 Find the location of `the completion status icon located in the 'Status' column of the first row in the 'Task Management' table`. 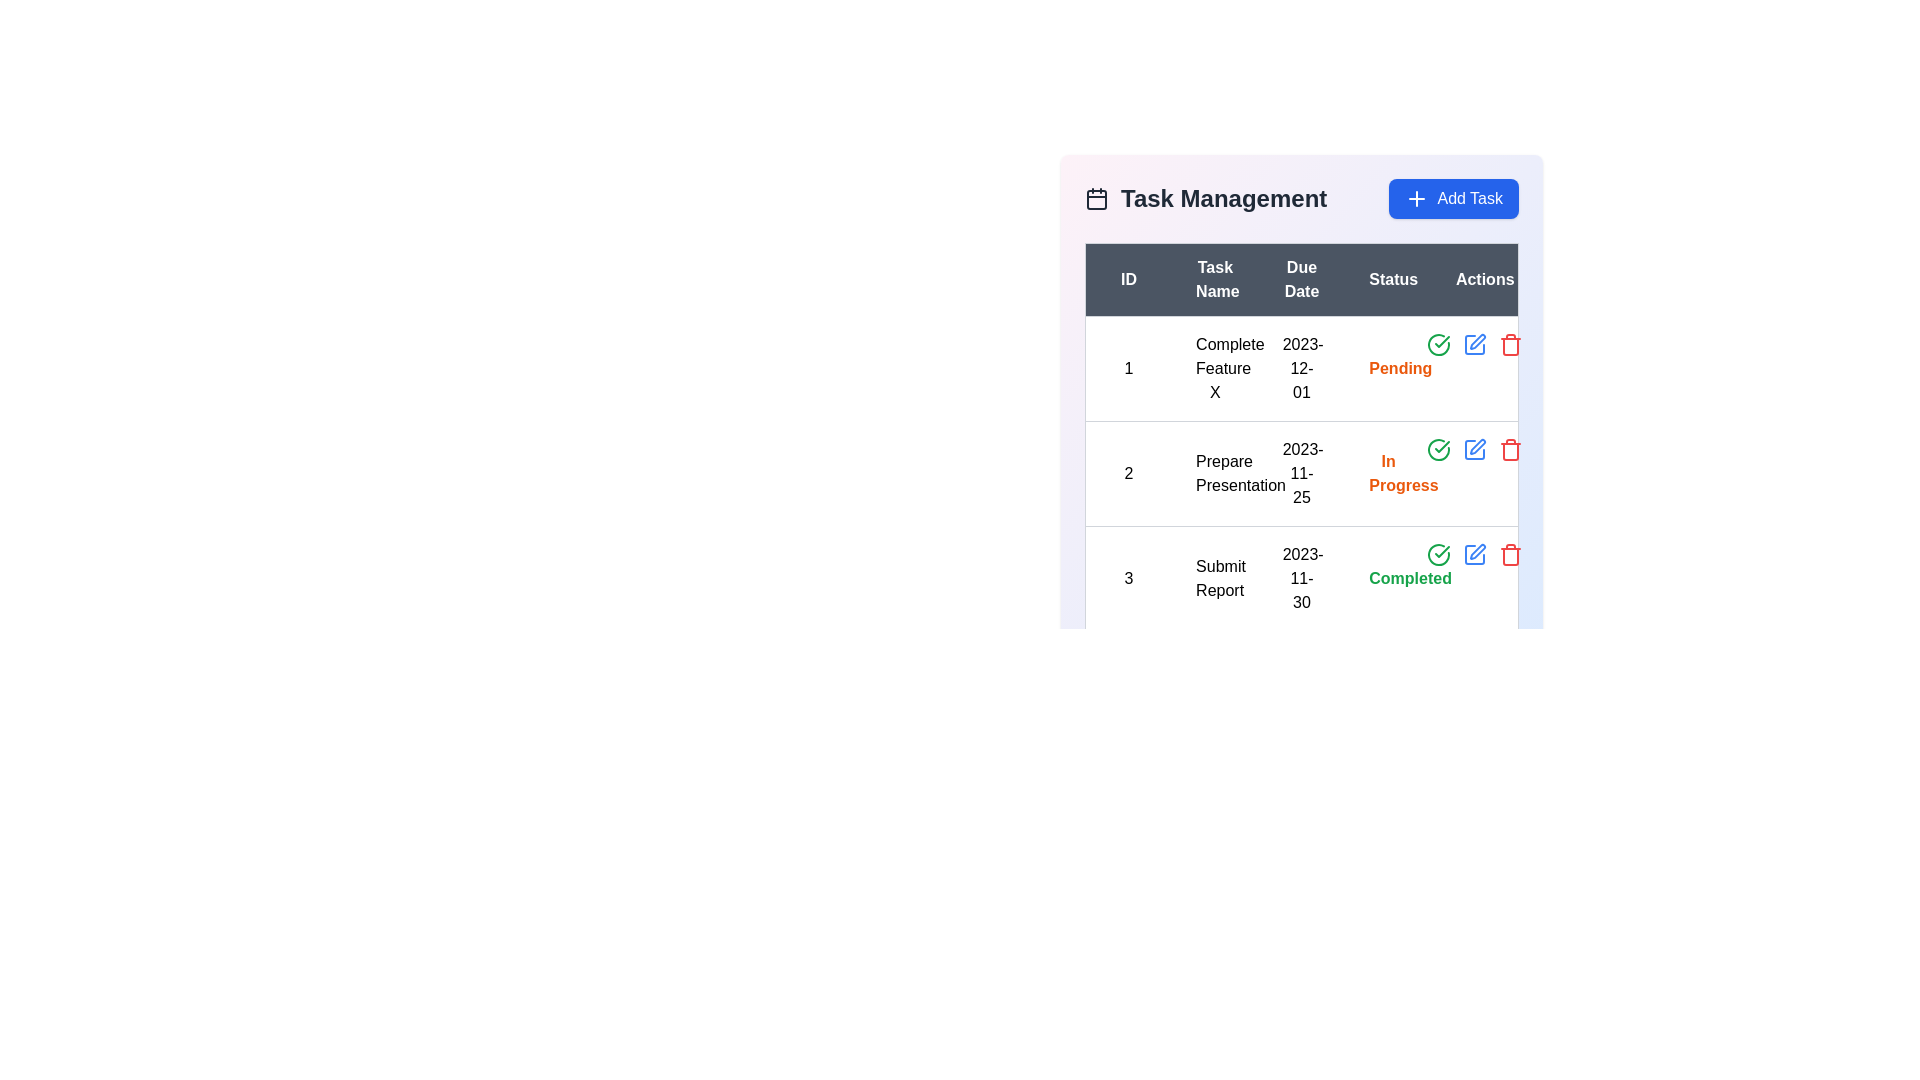

the completion status icon located in the 'Status' column of the first row in the 'Task Management' table is located at coordinates (1437, 343).